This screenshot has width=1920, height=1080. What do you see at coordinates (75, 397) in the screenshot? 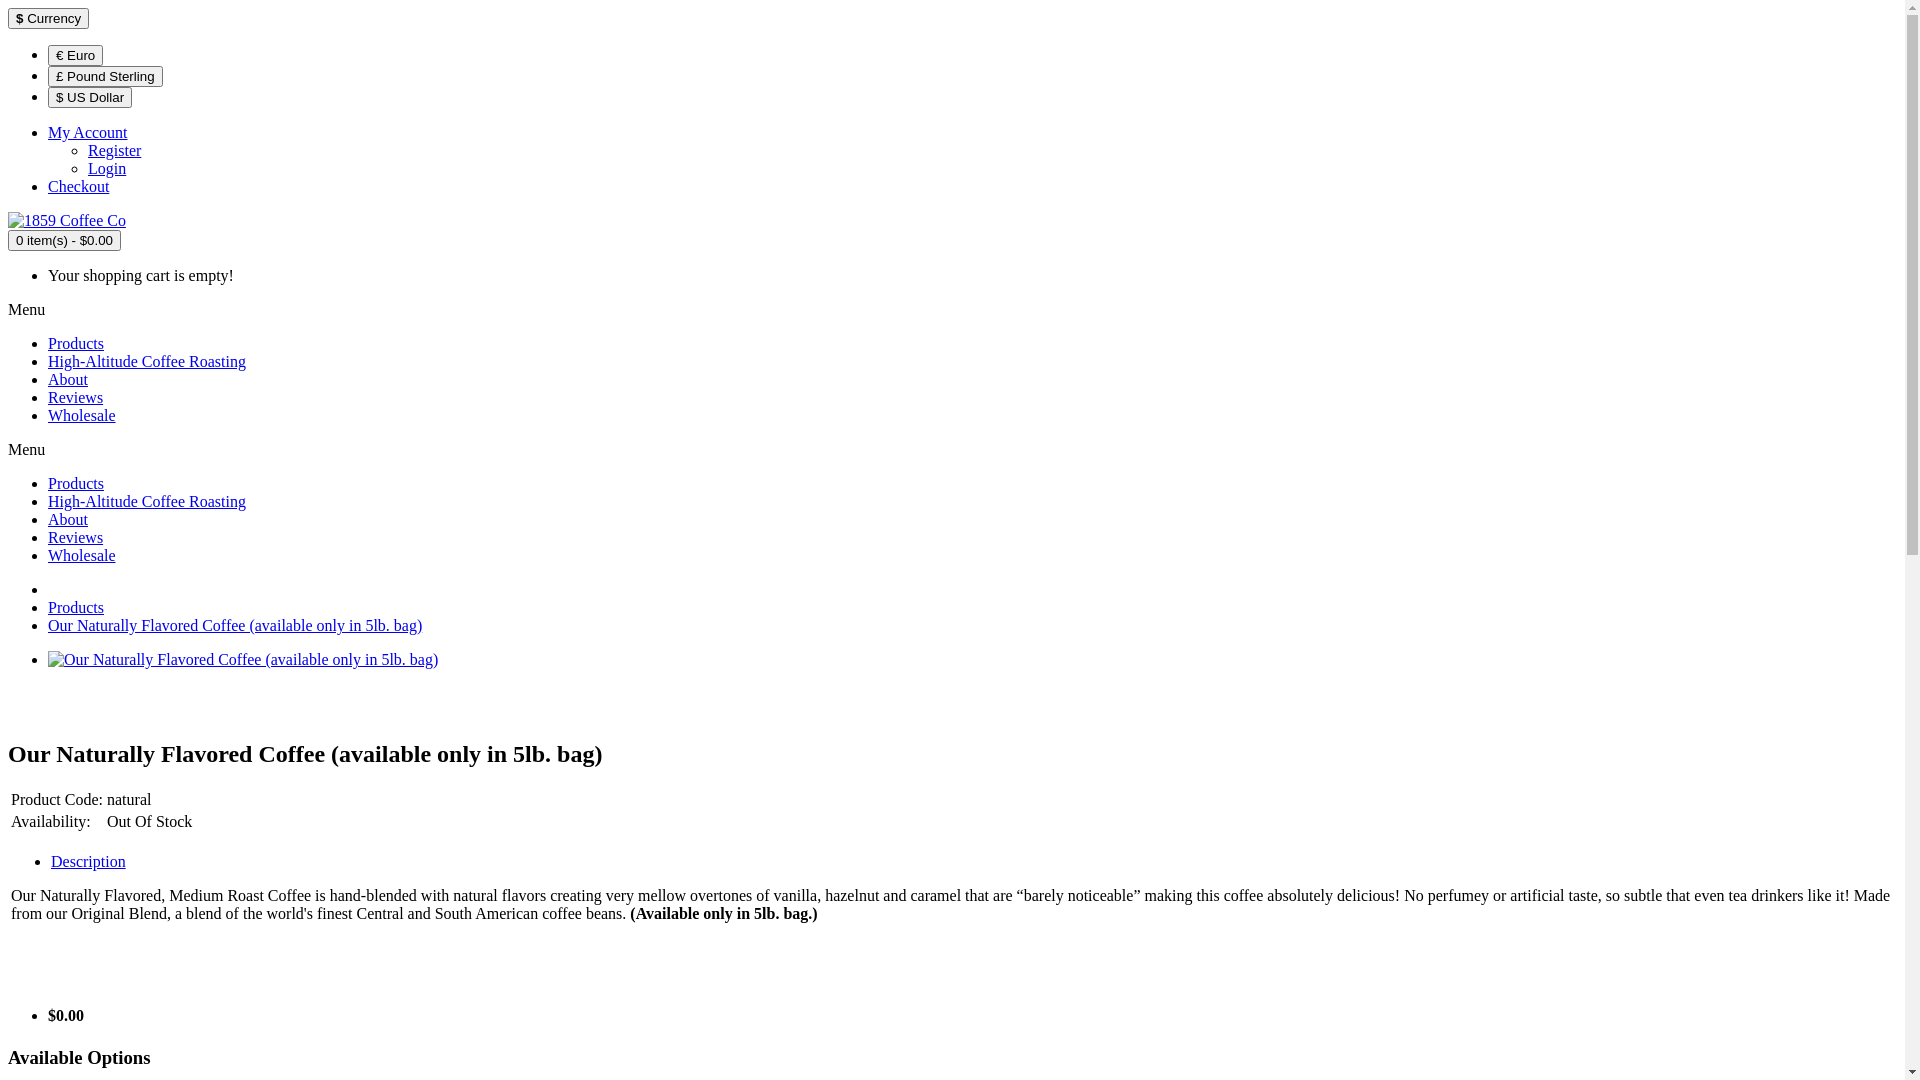
I see `'Reviews'` at bounding box center [75, 397].